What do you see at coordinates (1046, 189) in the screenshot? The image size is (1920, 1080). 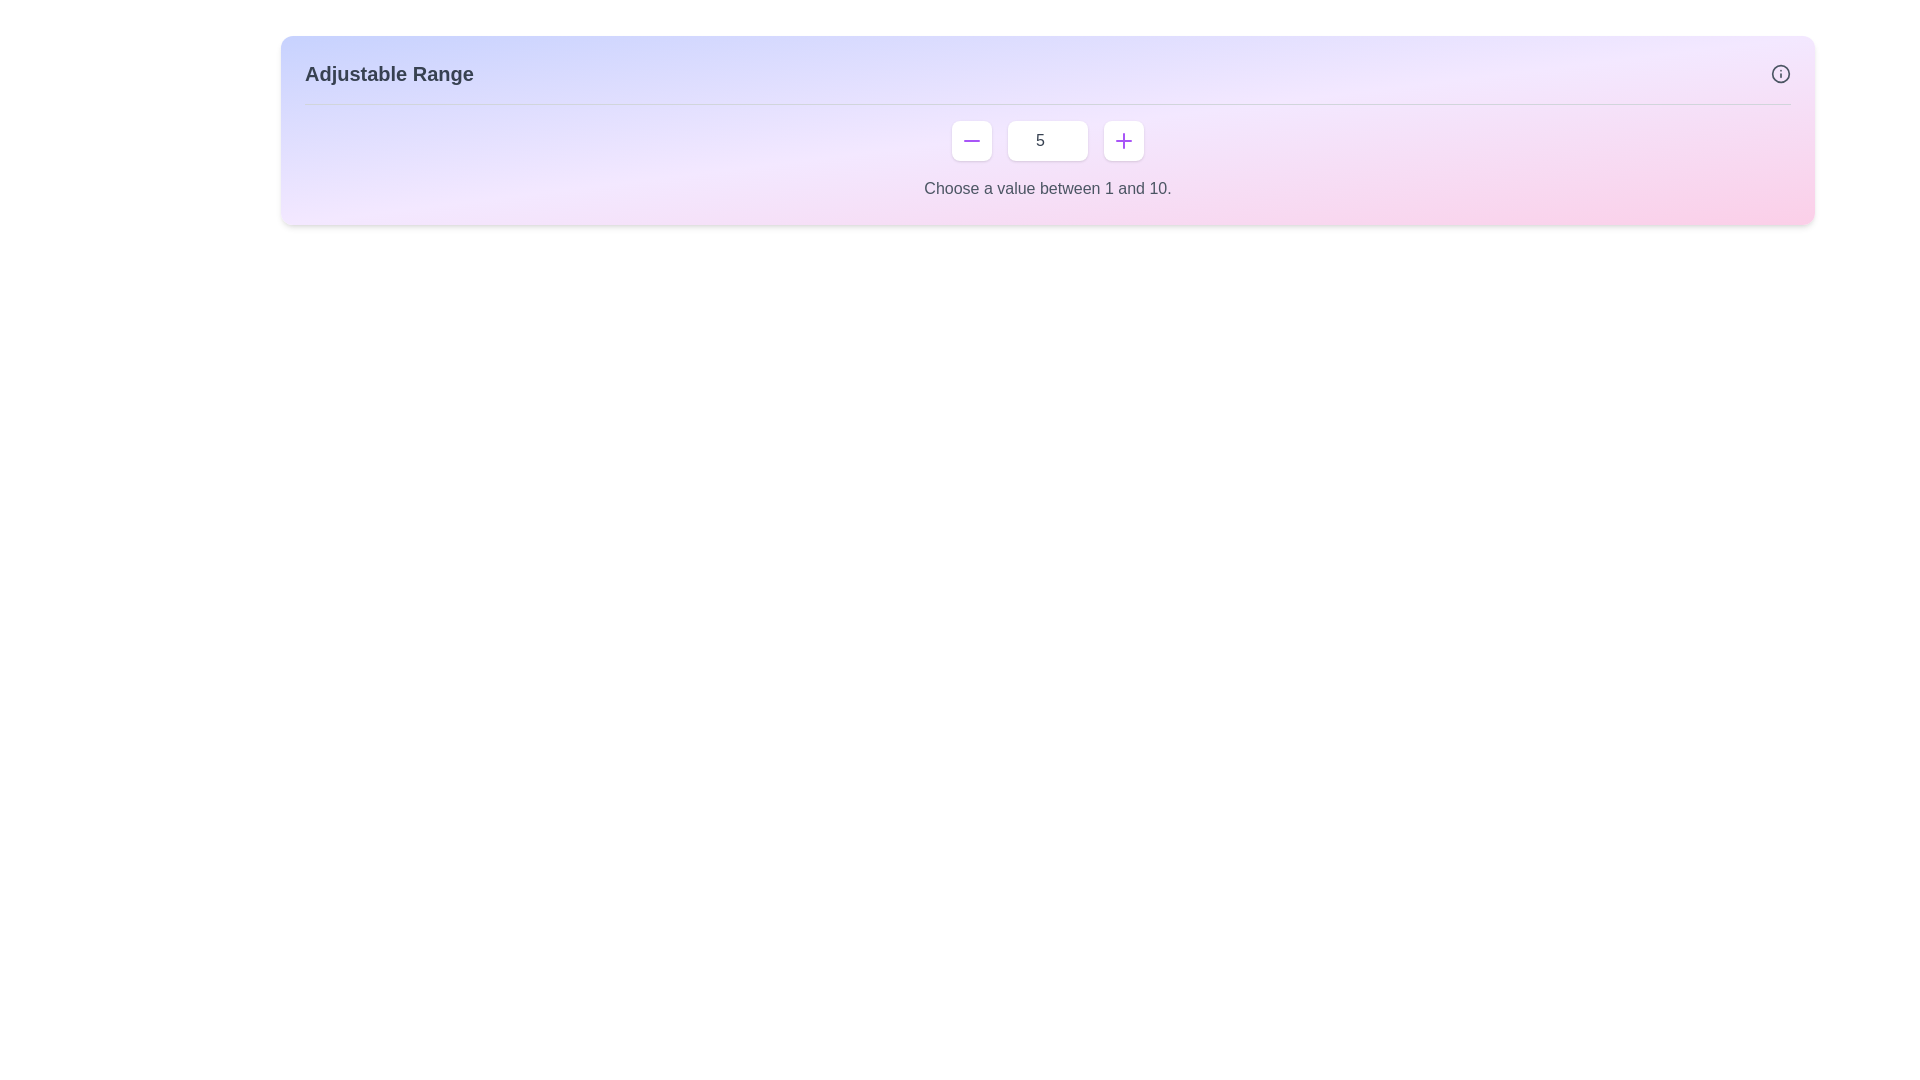 I see `the instructive text label that provides guidance for the number selector input range located below the number input field` at bounding box center [1046, 189].